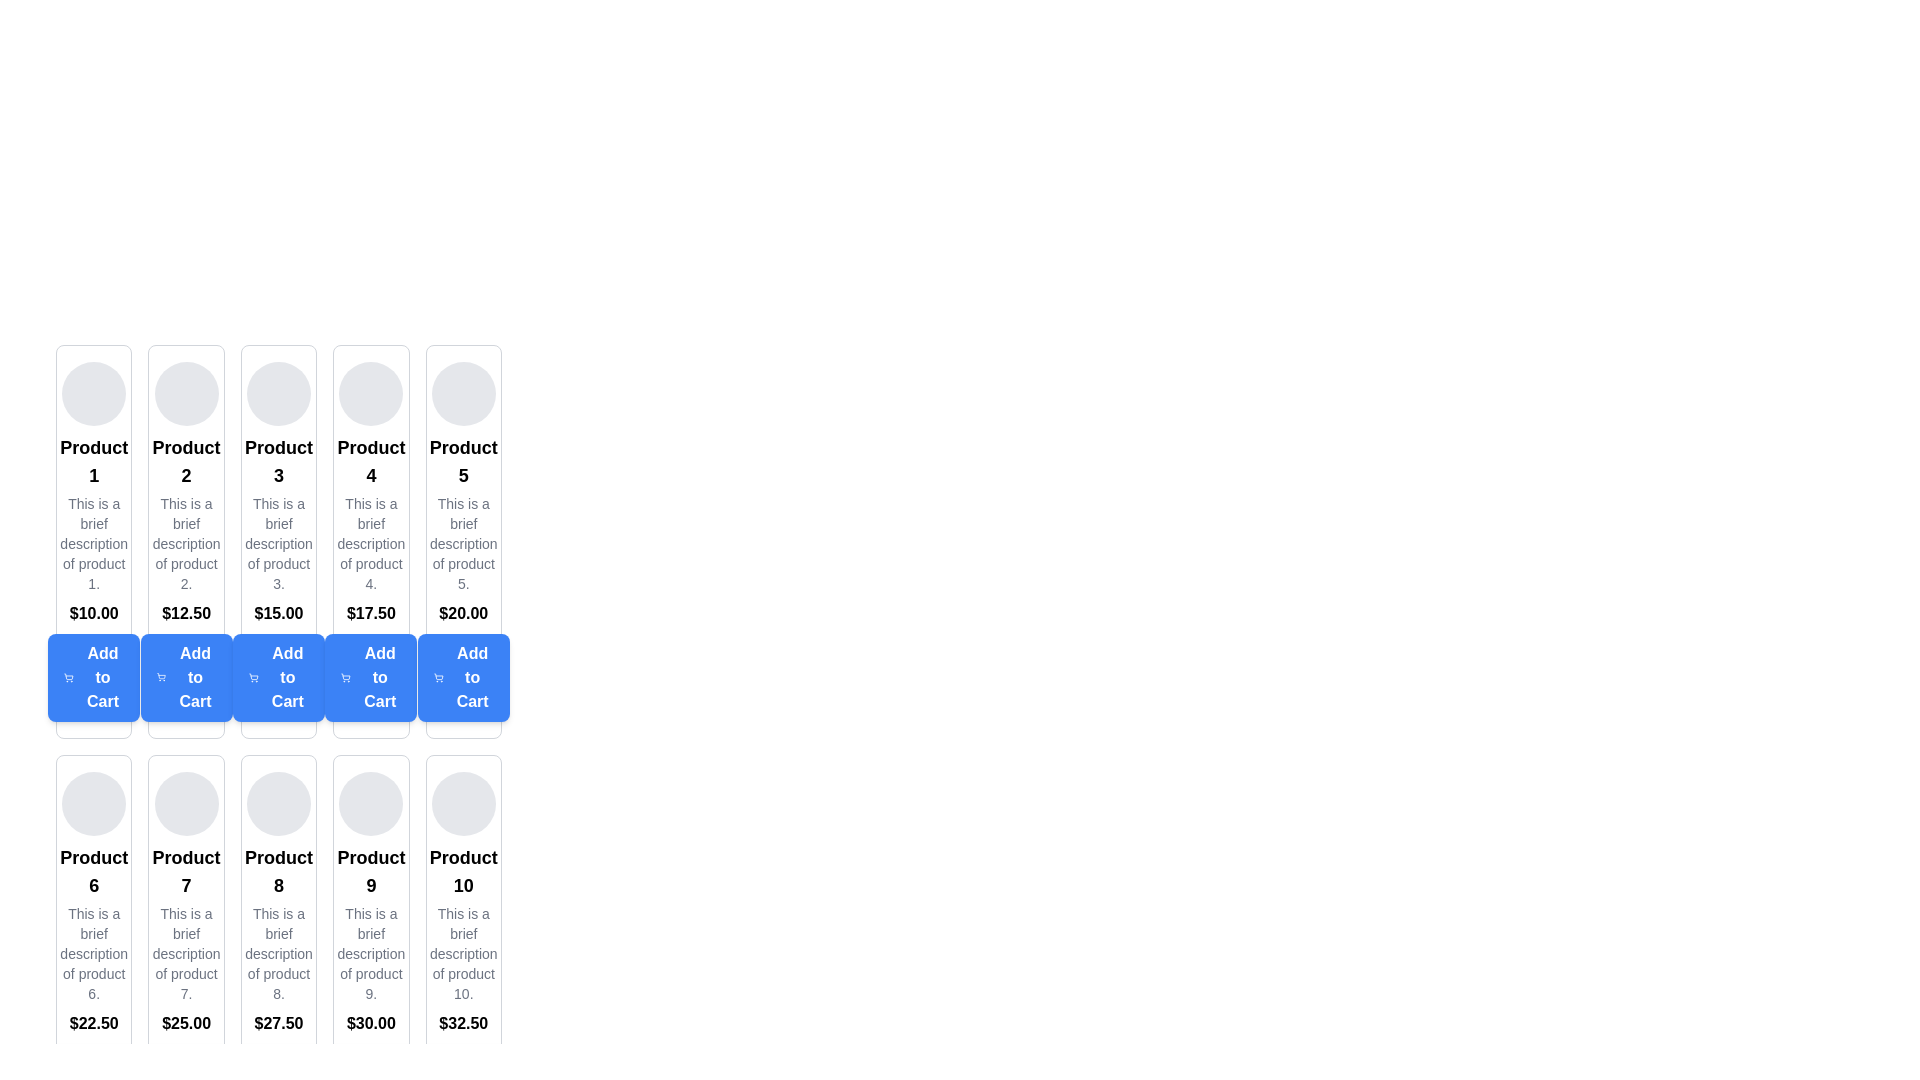 Image resolution: width=1920 pixels, height=1080 pixels. Describe the element at coordinates (186, 677) in the screenshot. I see `the button` at that location.